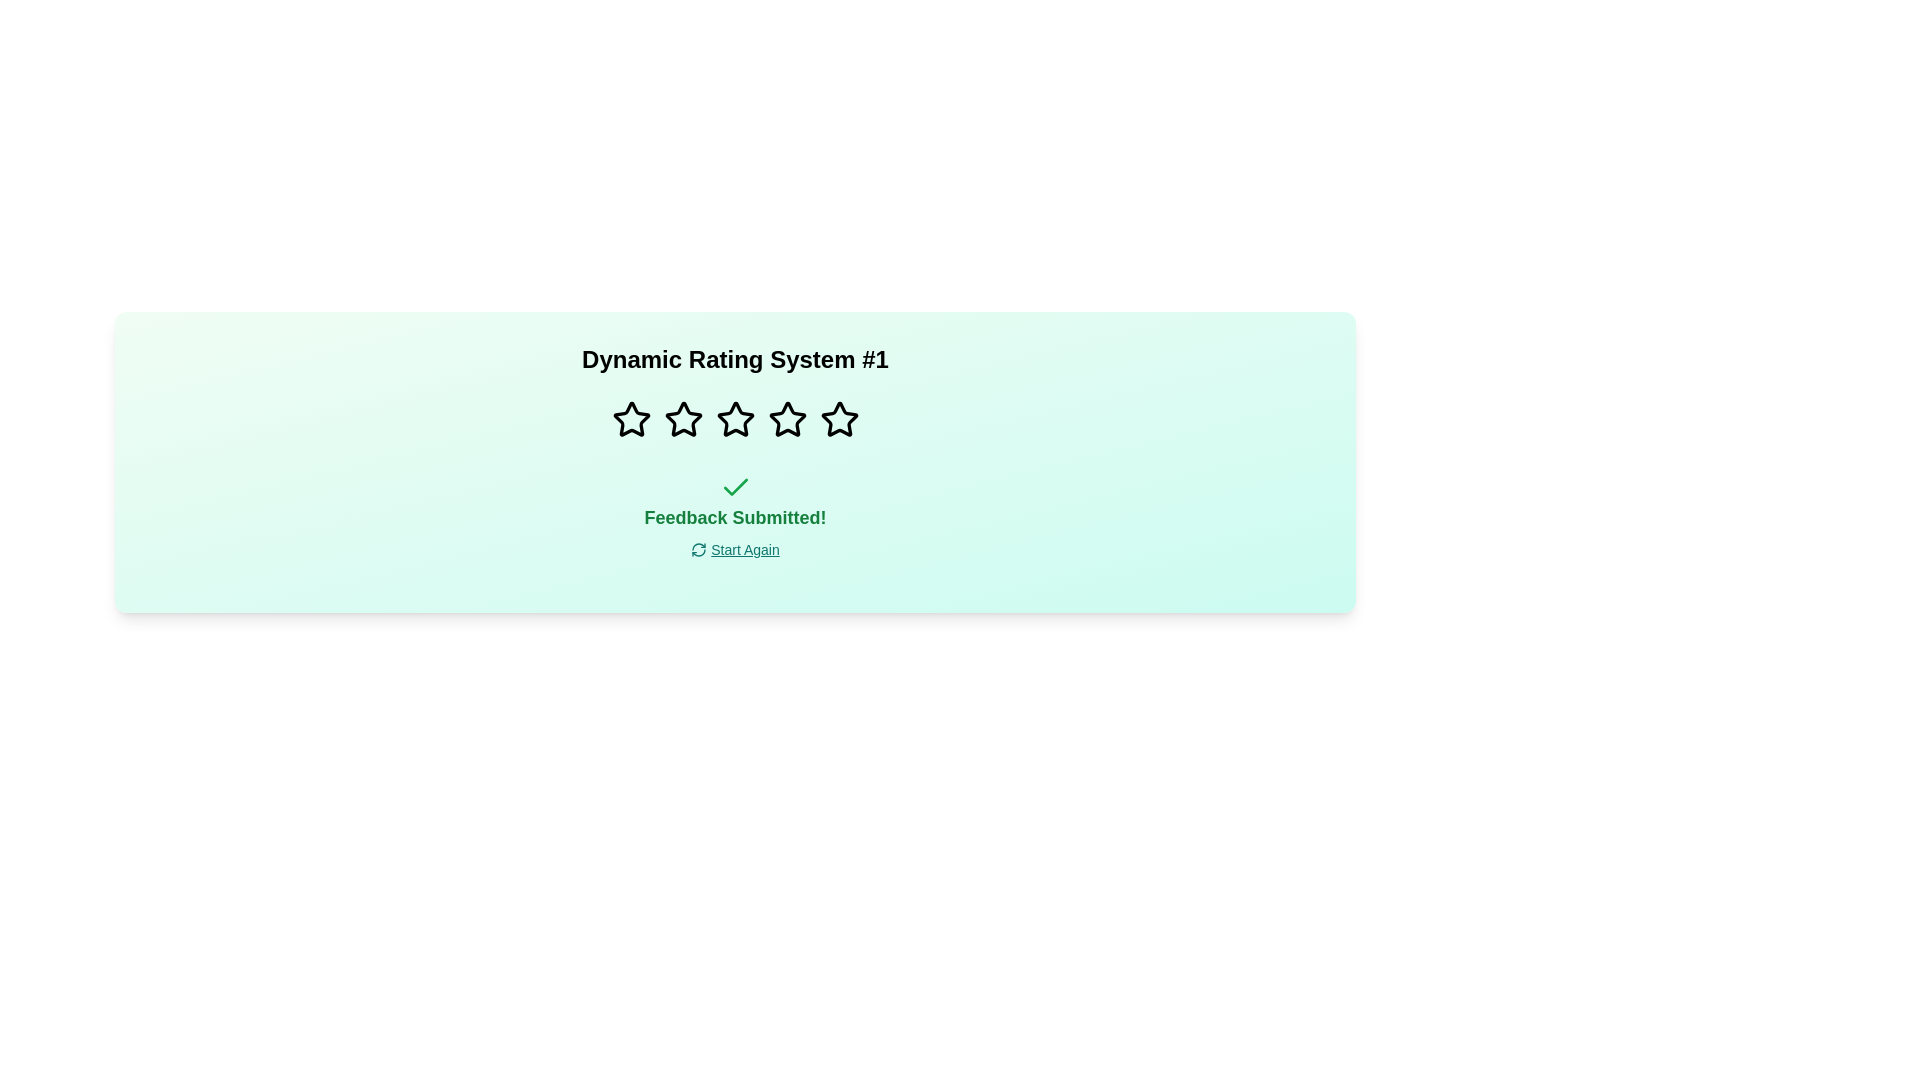  Describe the element at coordinates (839, 419) in the screenshot. I see `the fifth star icon in the rating system` at that location.